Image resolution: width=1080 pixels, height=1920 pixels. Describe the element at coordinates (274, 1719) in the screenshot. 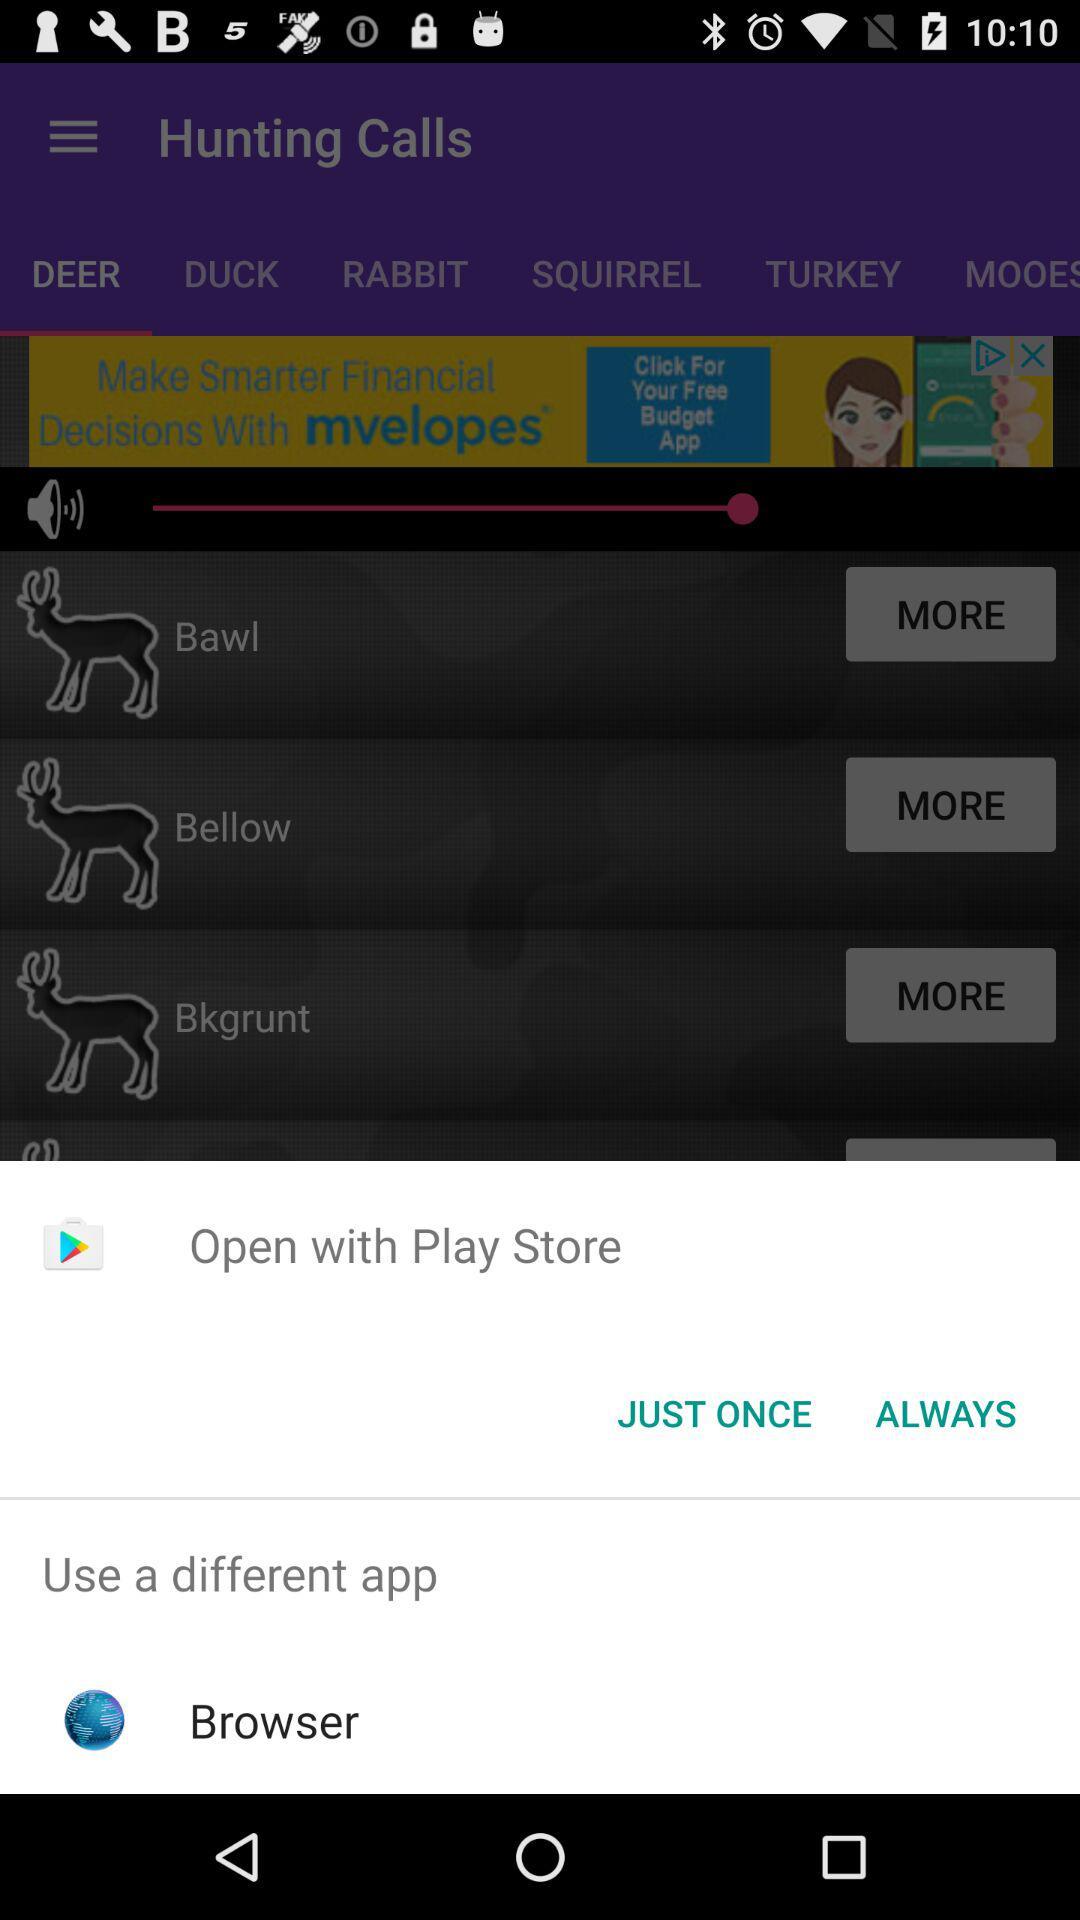

I see `item below use a different` at that location.